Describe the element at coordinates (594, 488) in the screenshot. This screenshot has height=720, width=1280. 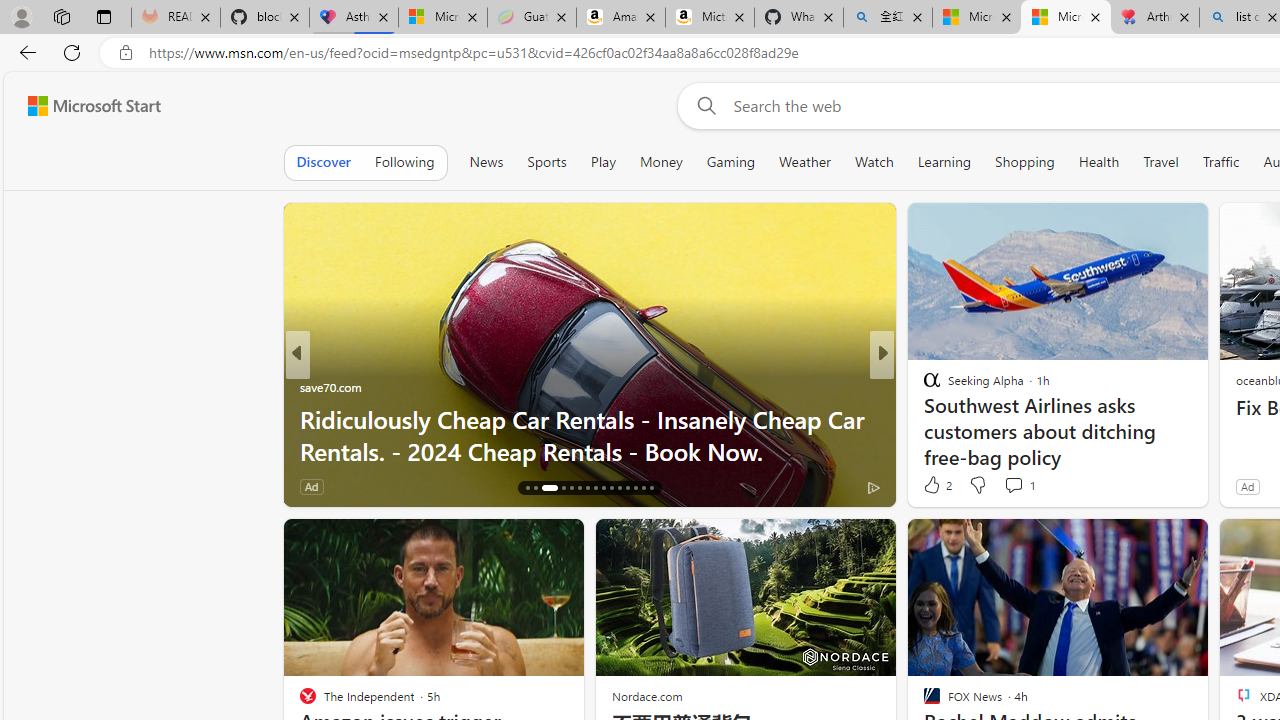
I see `'AutomationID: tab-23'` at that location.